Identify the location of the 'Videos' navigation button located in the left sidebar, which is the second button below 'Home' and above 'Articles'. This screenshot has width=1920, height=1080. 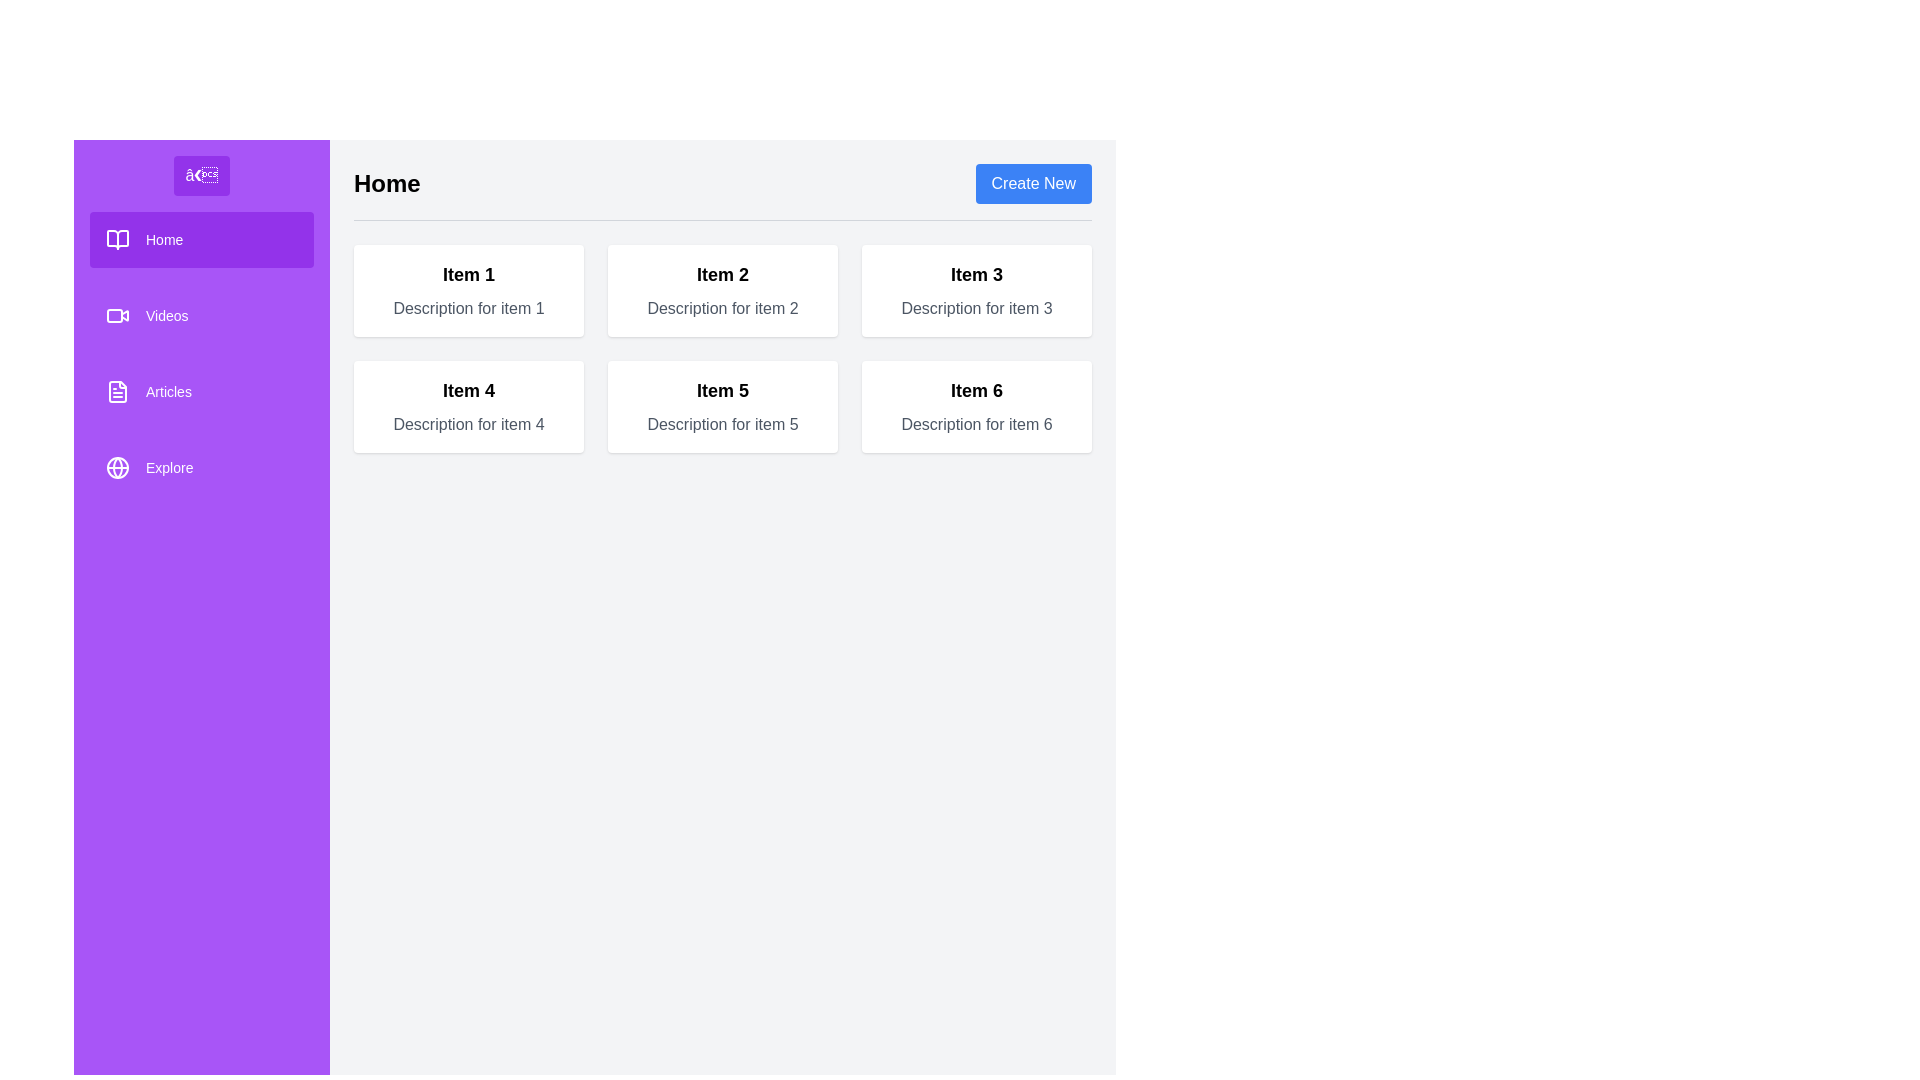
(201, 315).